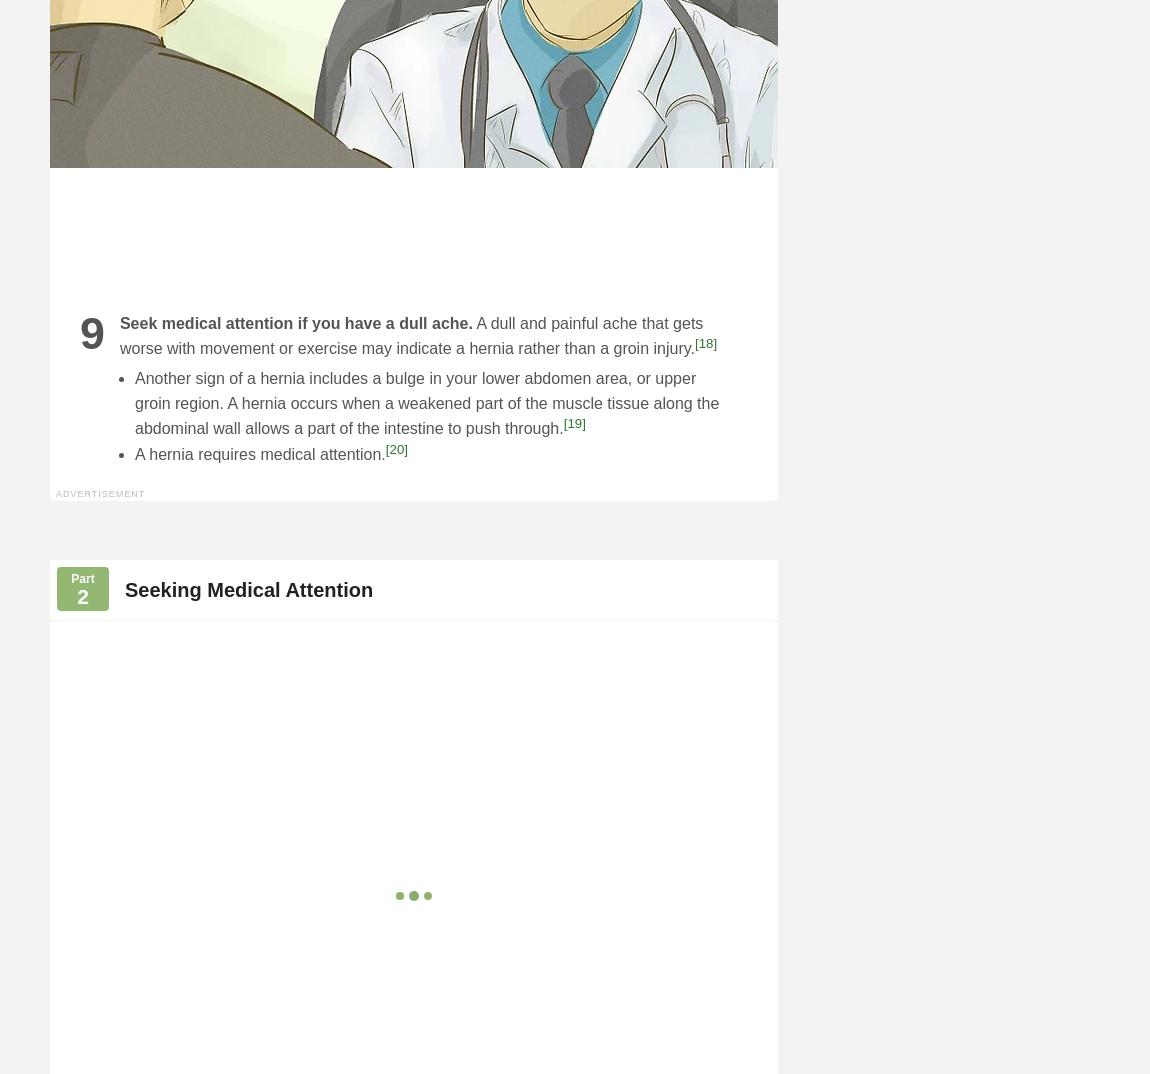  Describe the element at coordinates (247, 587) in the screenshot. I see `'Seeking Medical Attention'` at that location.